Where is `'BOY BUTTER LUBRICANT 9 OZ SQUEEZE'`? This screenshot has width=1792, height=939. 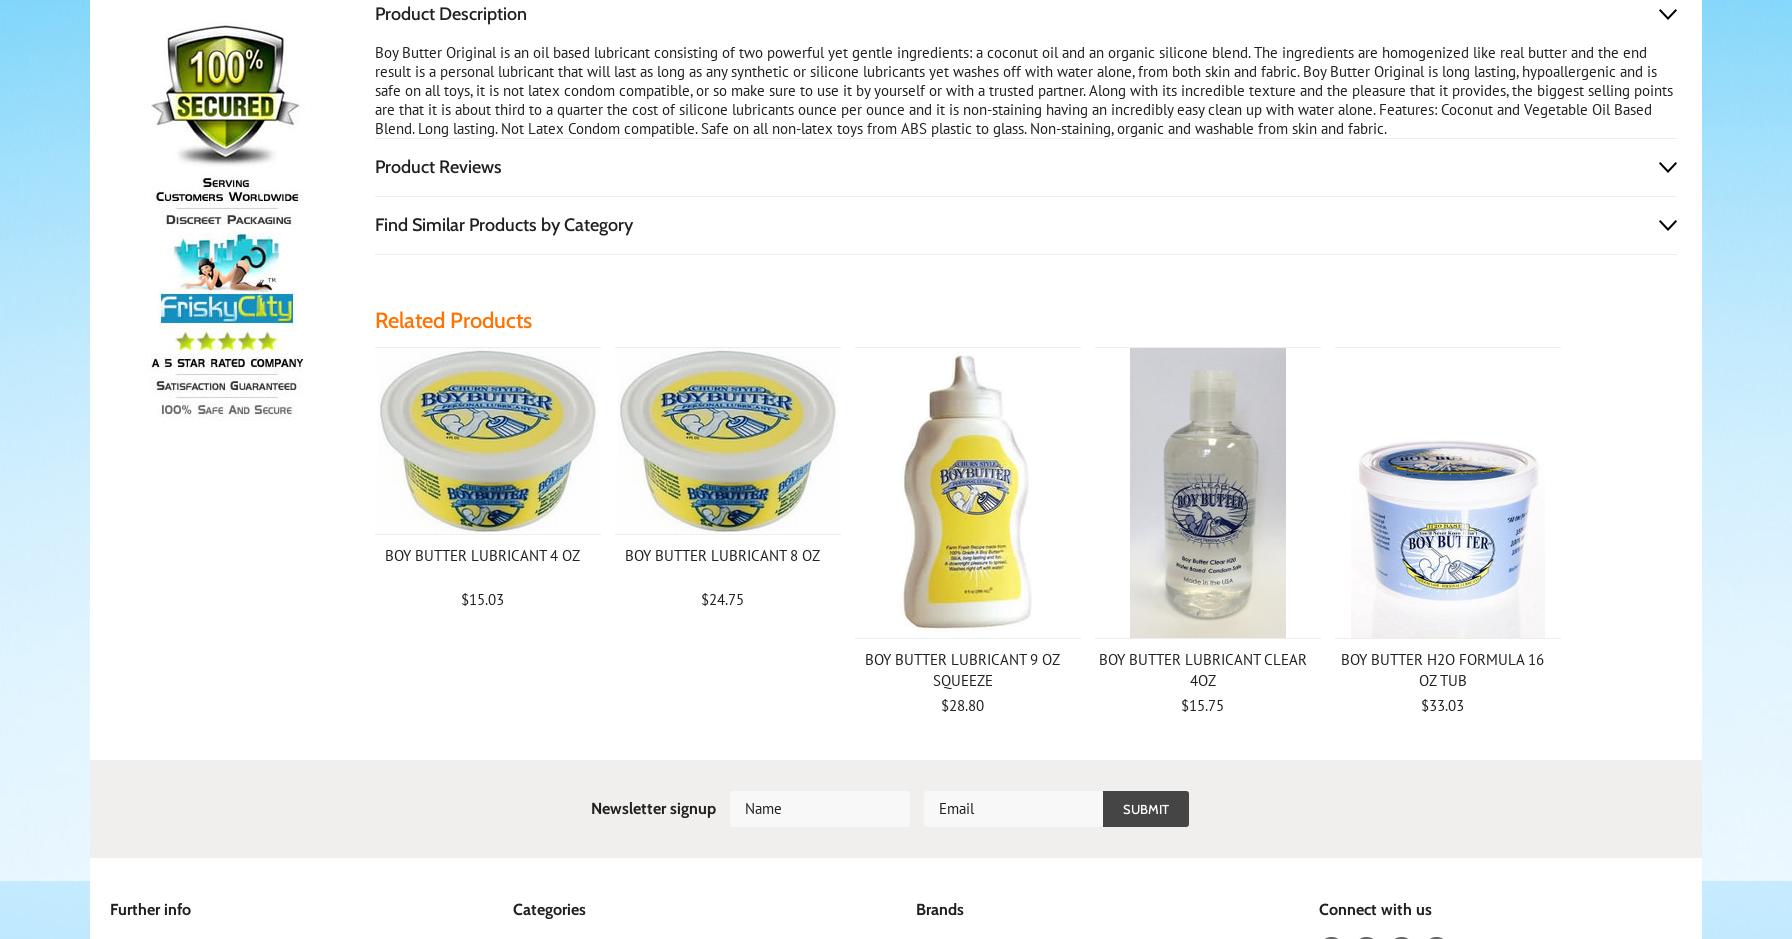 'BOY BUTTER LUBRICANT 9 OZ SQUEEZE' is located at coordinates (961, 669).